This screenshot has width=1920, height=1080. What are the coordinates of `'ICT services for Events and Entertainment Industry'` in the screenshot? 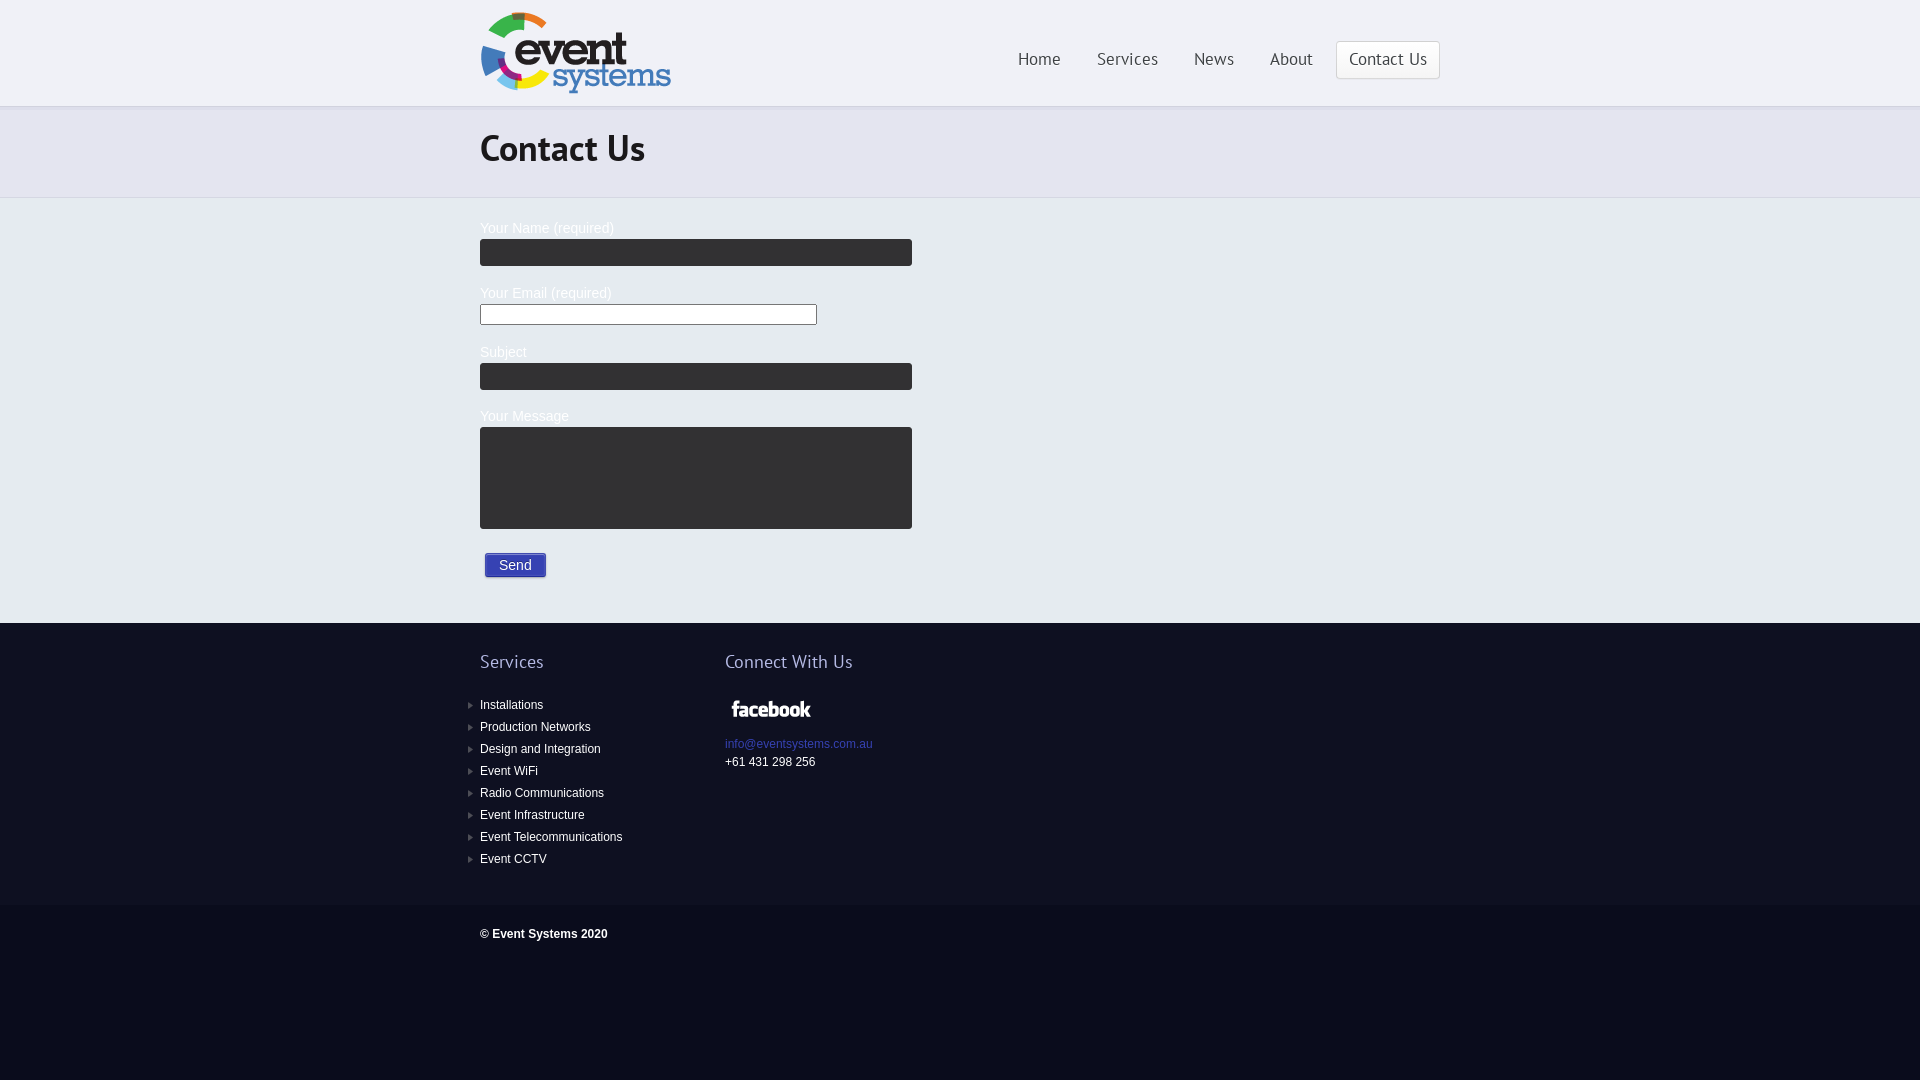 It's located at (480, 92).